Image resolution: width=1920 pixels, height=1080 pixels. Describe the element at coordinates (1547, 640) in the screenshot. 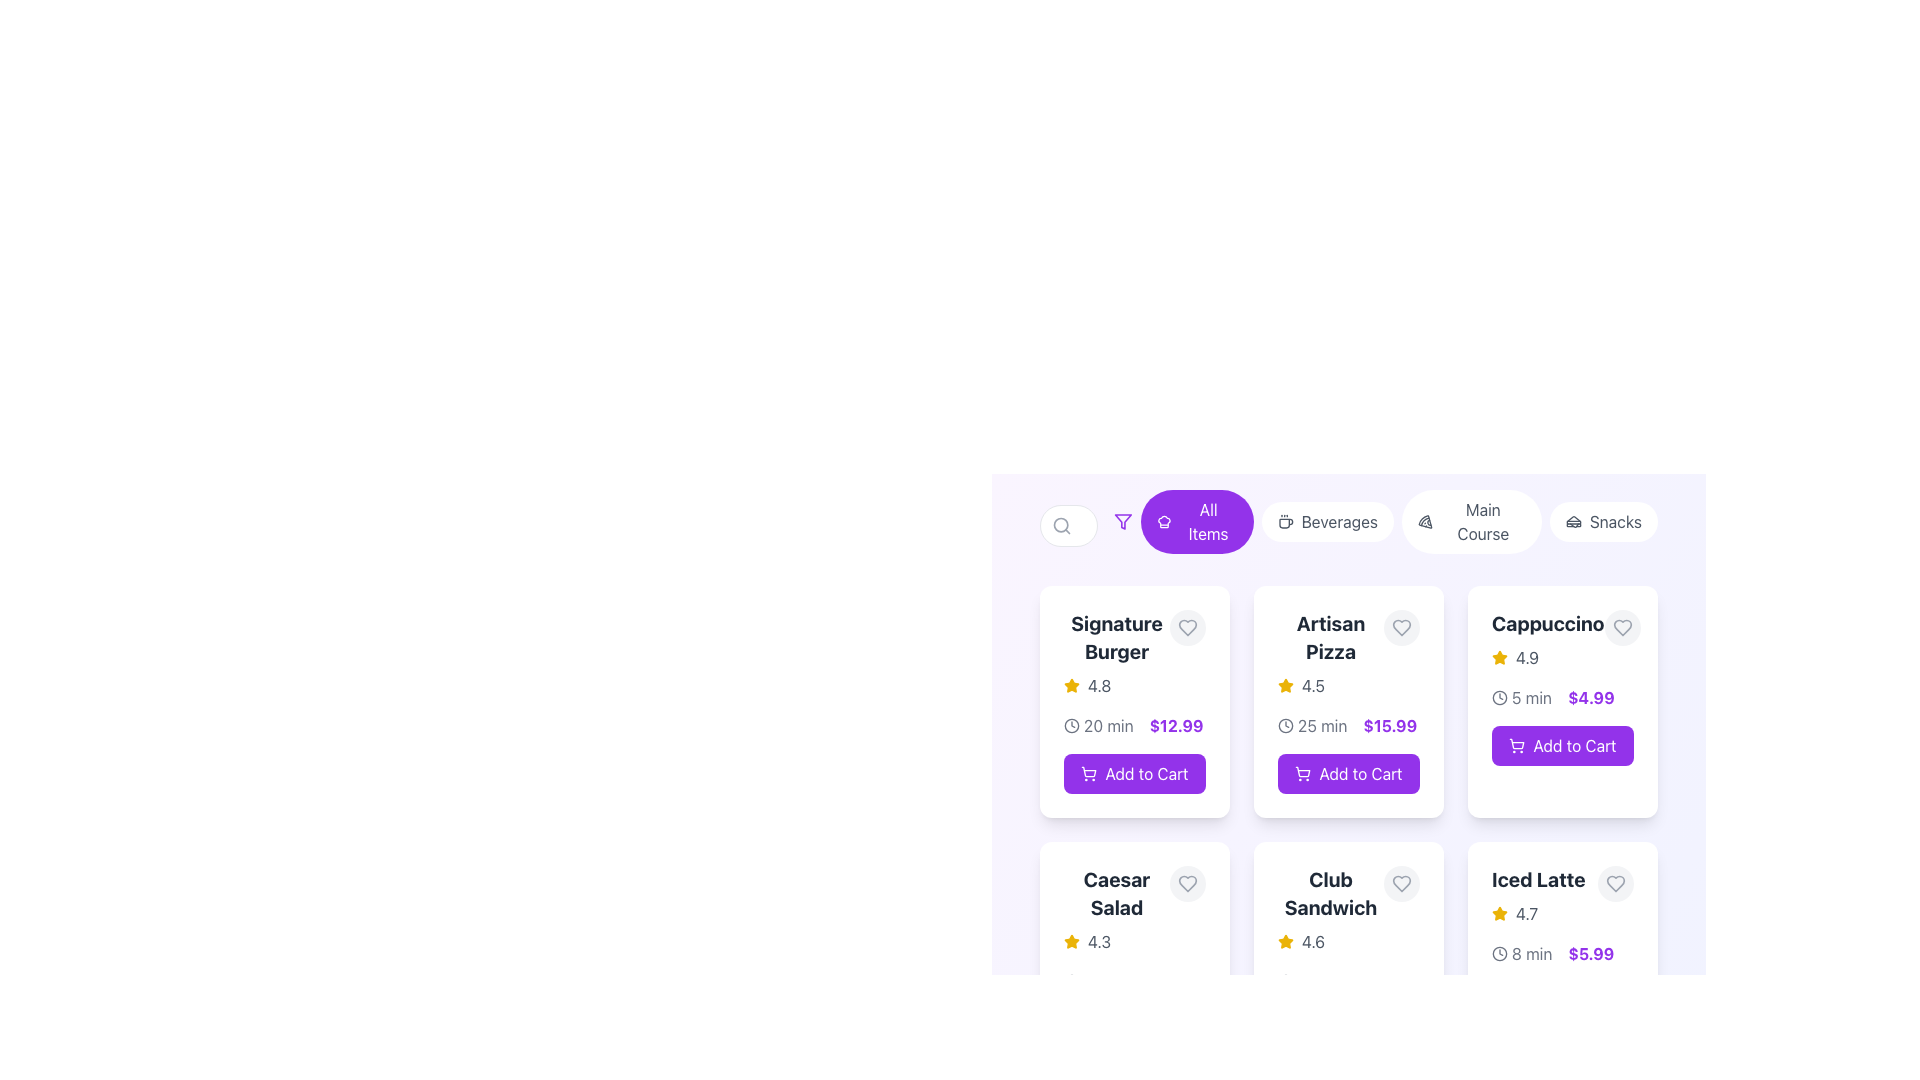

I see `displayed information from the textual display element showing the title and rating of 'Cappuccino', located in the top-right card of the grid layout` at that location.